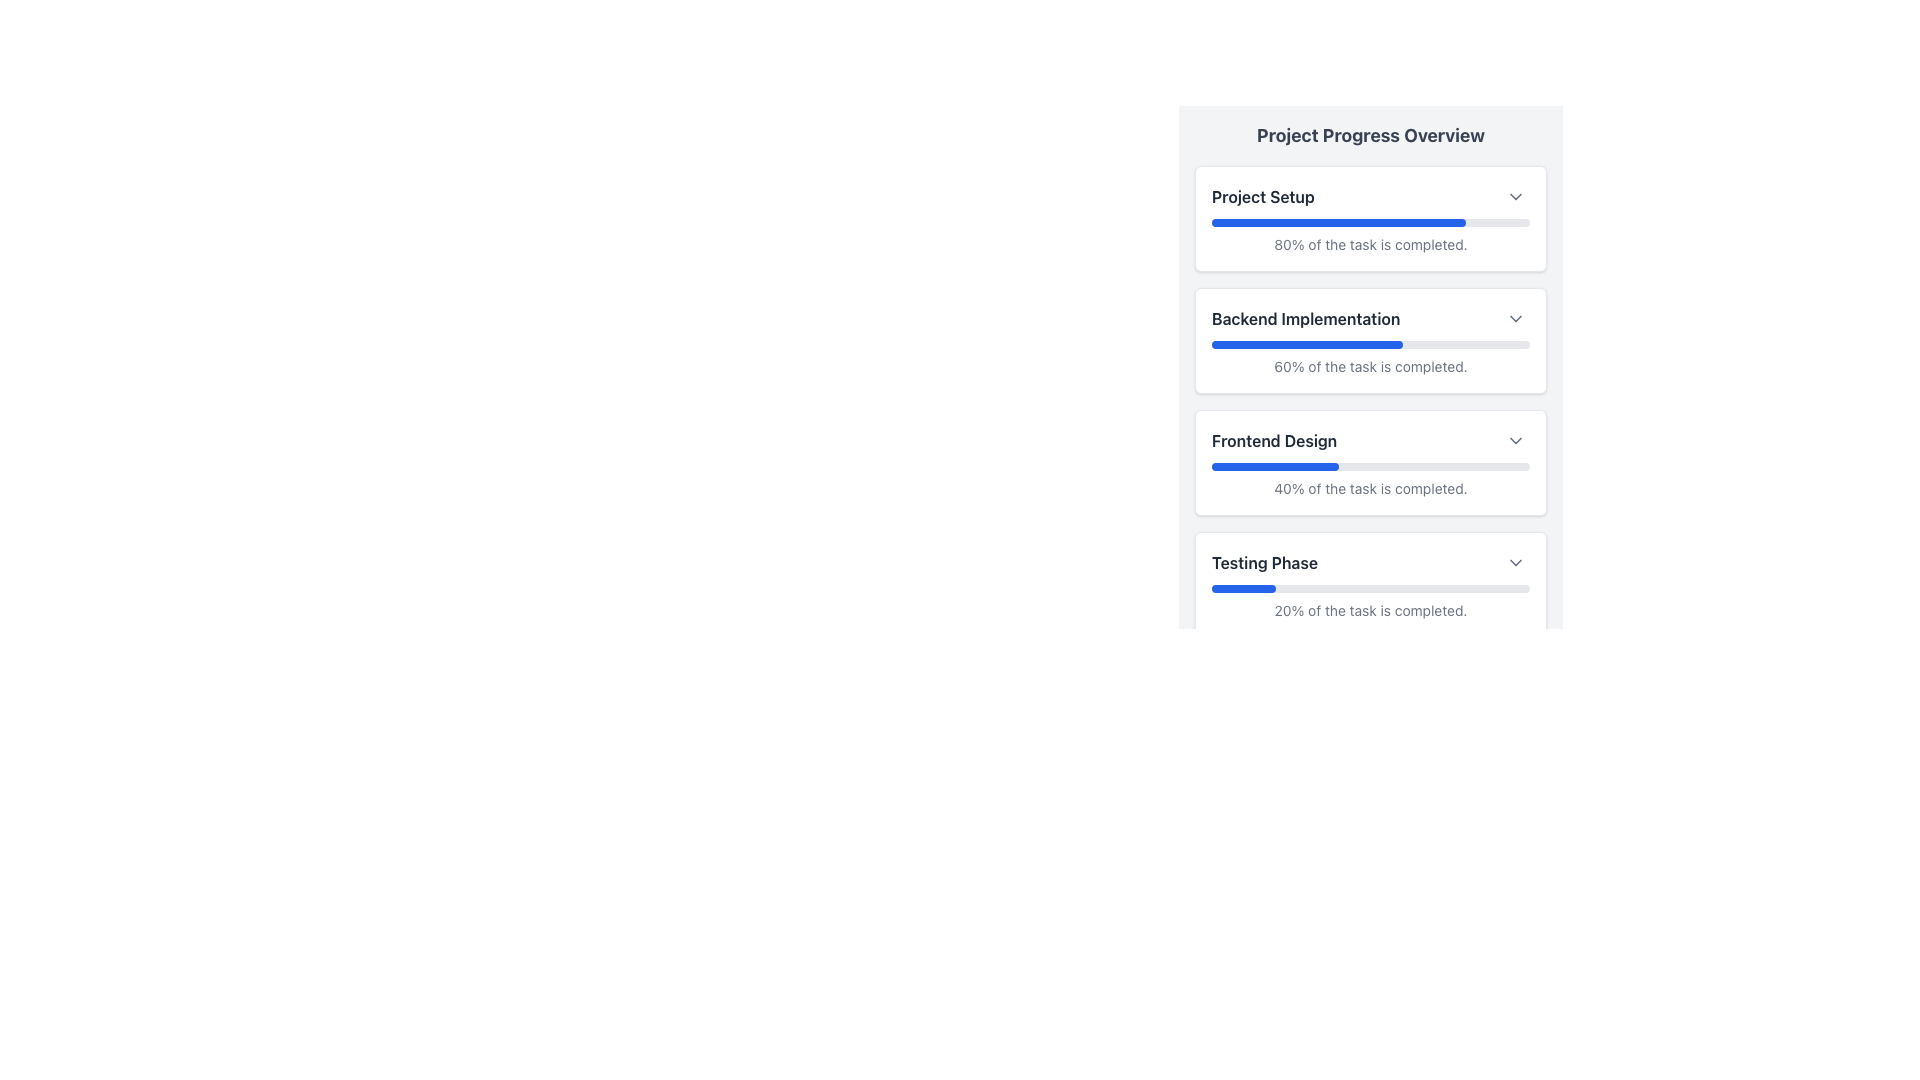 The width and height of the screenshot is (1920, 1080). Describe the element at coordinates (1370, 466) in the screenshot. I see `the progress bar located within the 'Frontend Design' card, positioned below the title and above the descriptive text indicating 40% completion` at that location.